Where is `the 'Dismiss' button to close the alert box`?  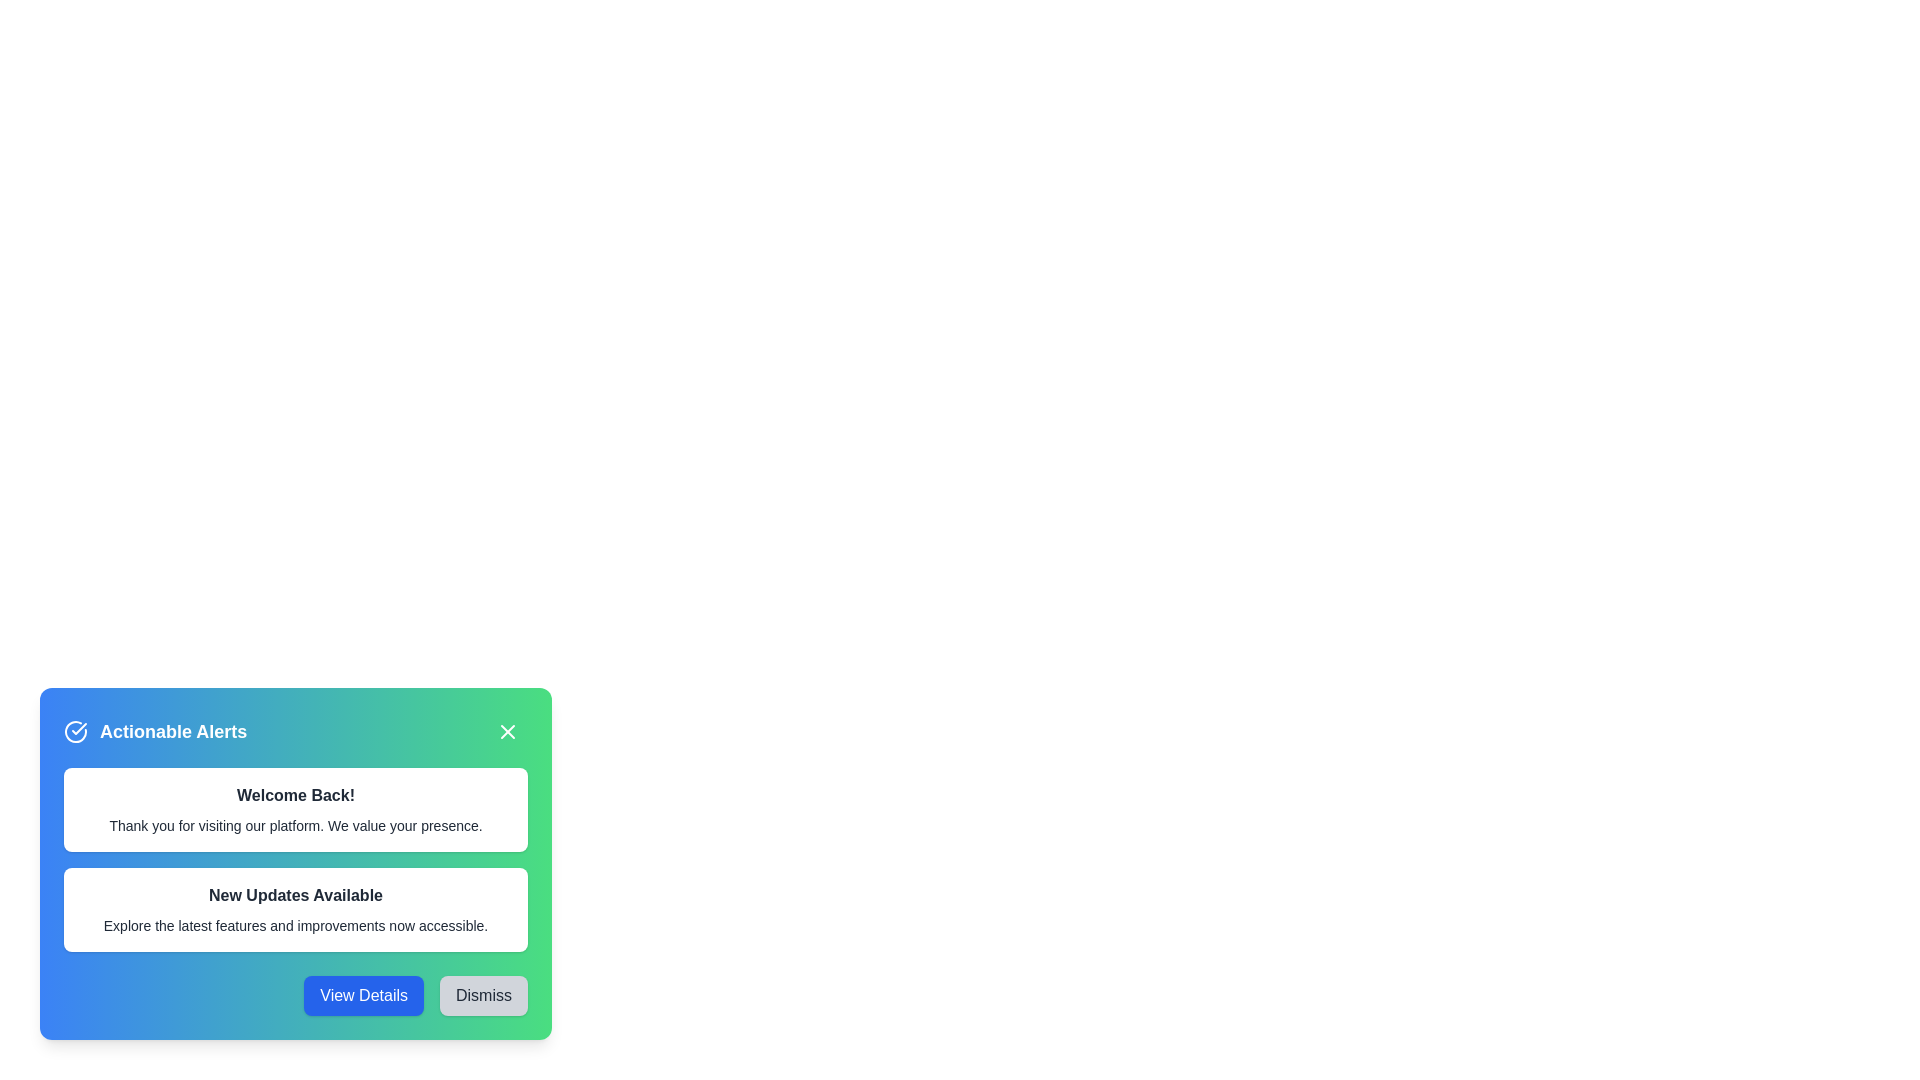
the 'Dismiss' button to close the alert box is located at coordinates (484, 995).